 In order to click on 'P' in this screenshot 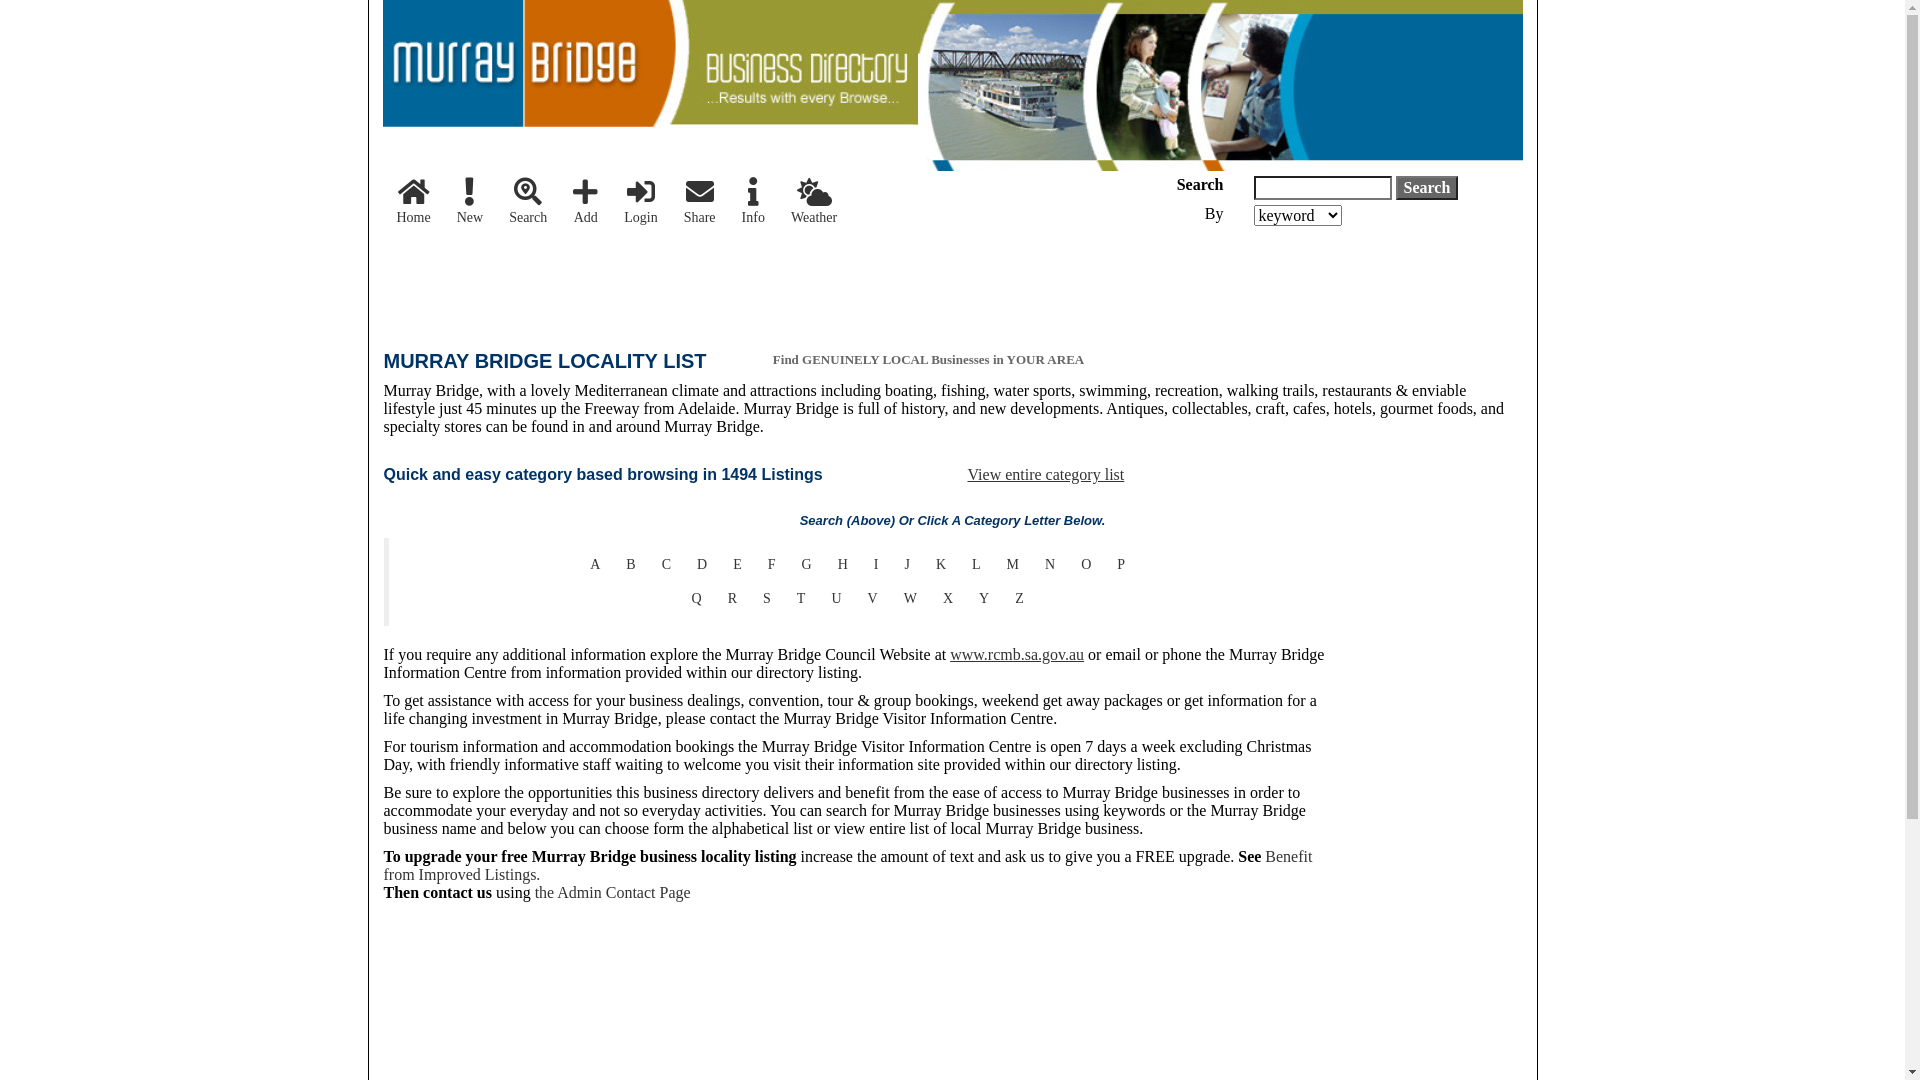, I will do `click(1121, 564)`.